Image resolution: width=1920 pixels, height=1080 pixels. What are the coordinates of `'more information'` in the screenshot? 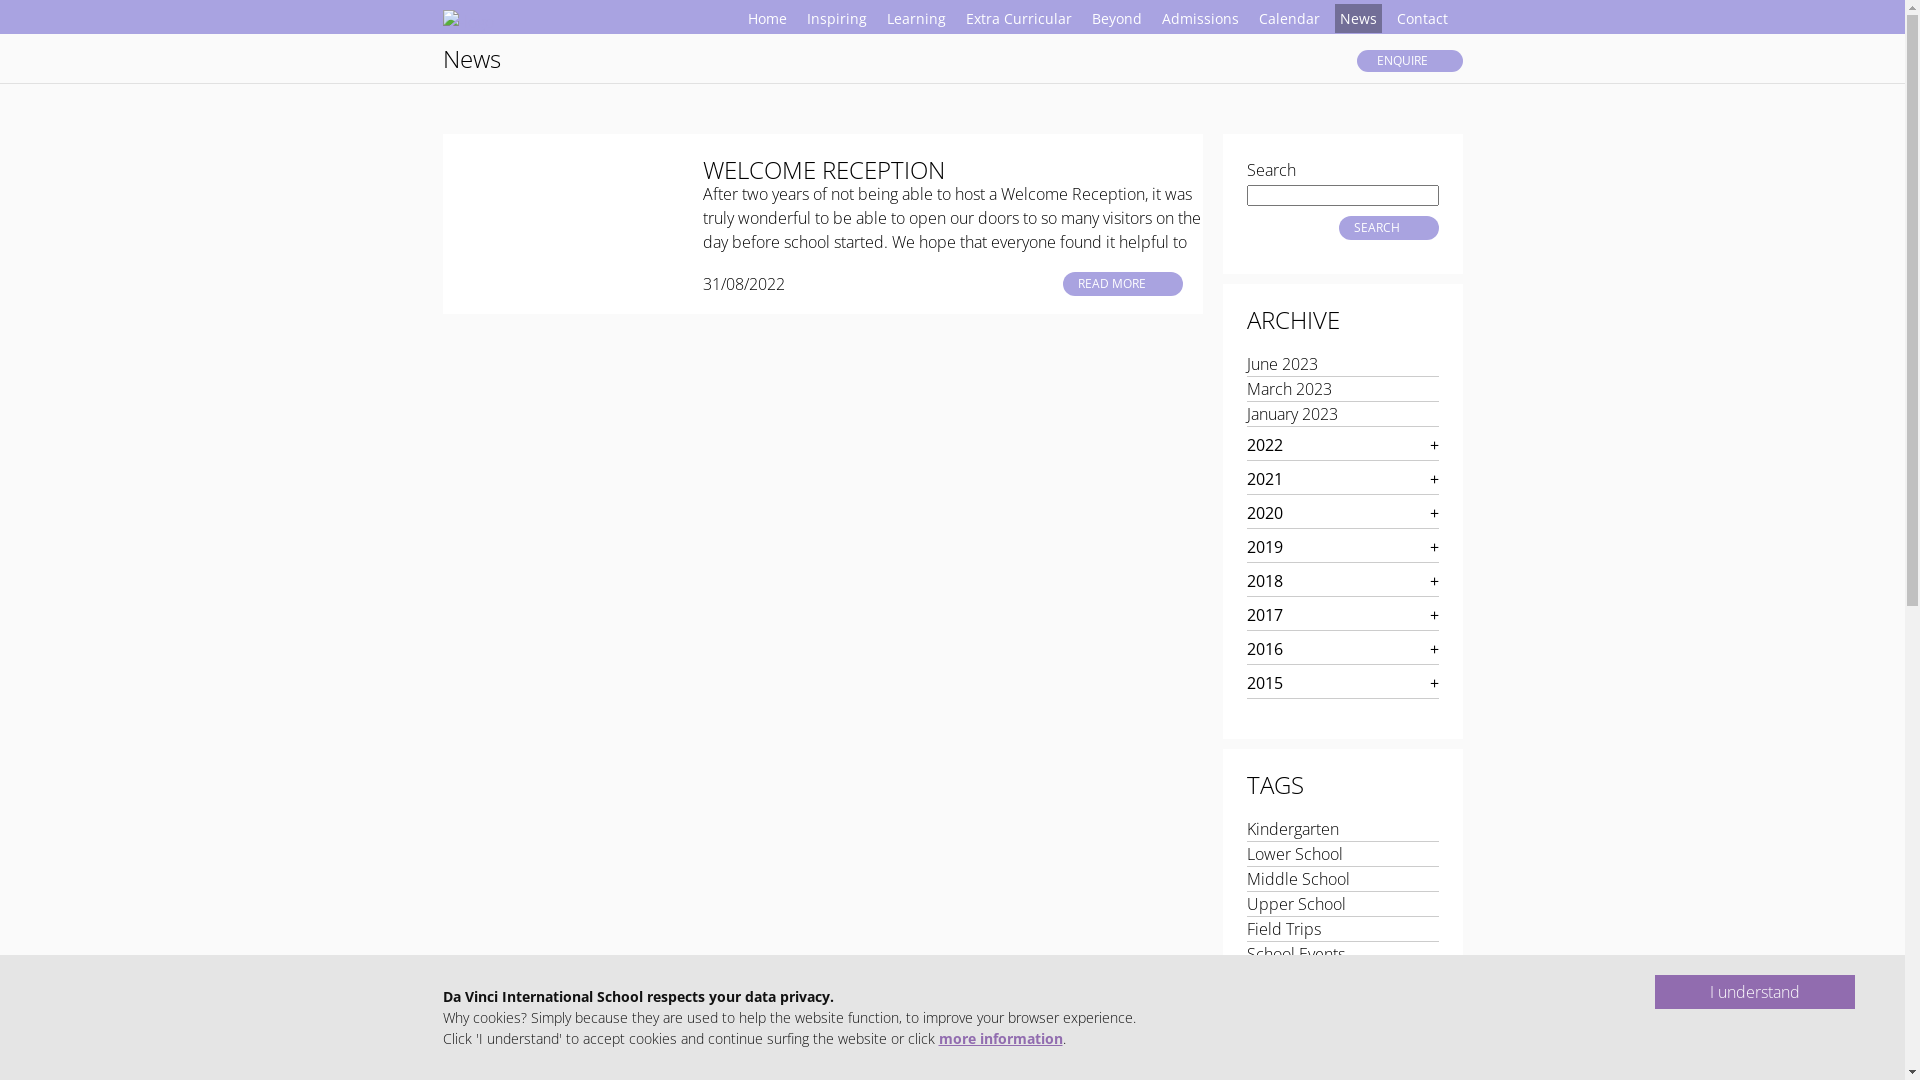 It's located at (999, 1037).